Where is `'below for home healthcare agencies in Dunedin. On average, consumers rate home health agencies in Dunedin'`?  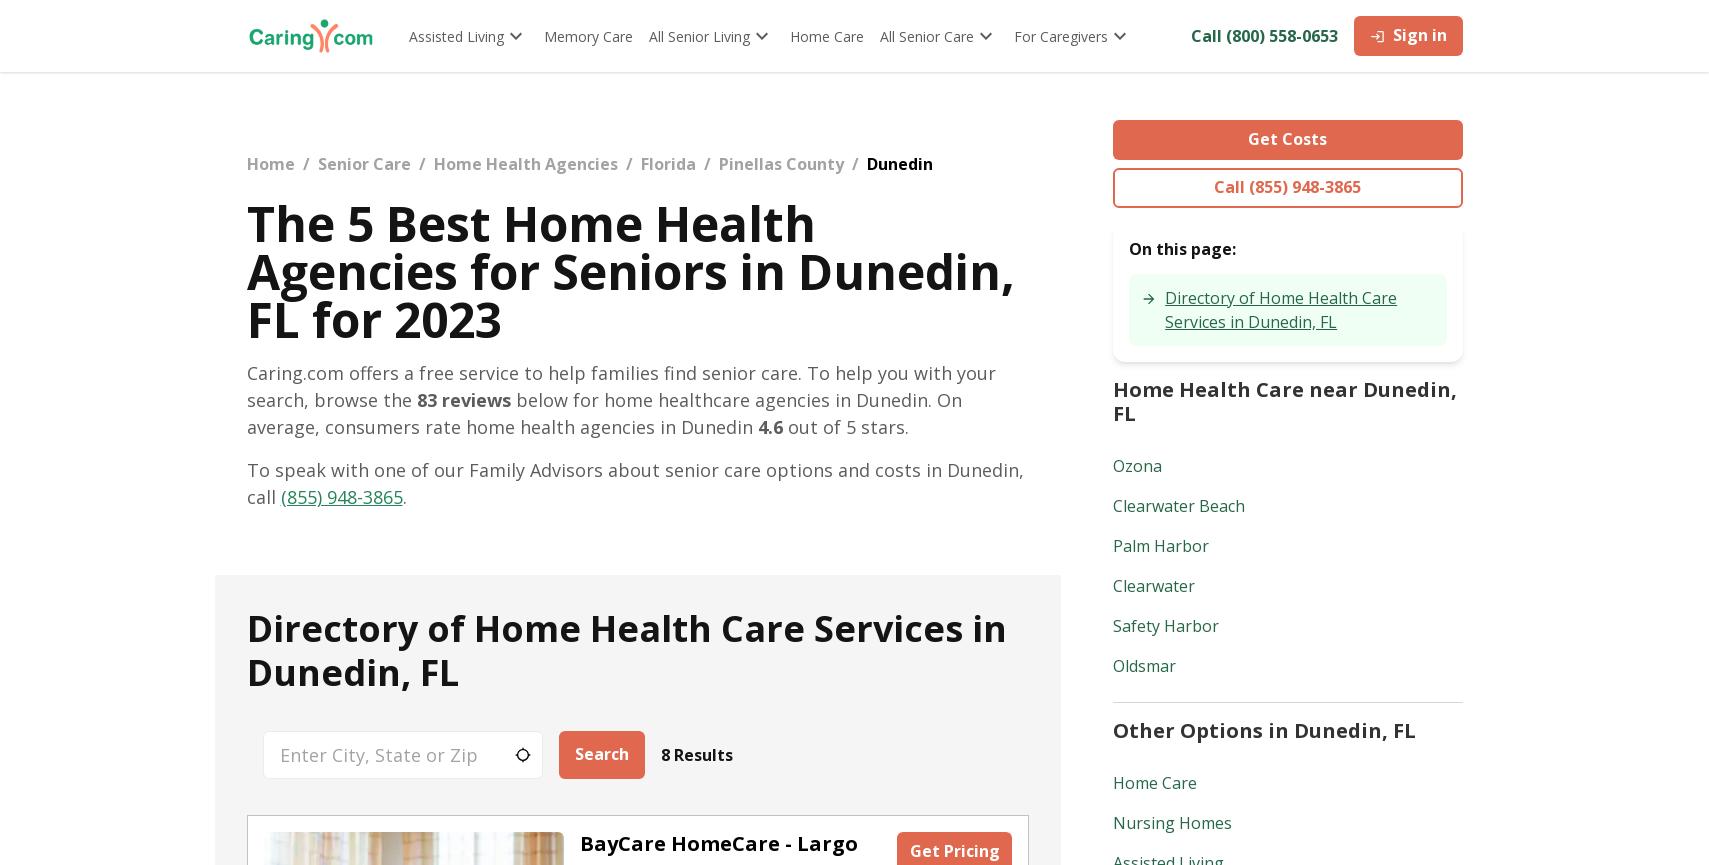
'below for home healthcare agencies in Dunedin. On average, consumers rate home health agencies in Dunedin' is located at coordinates (602, 413).